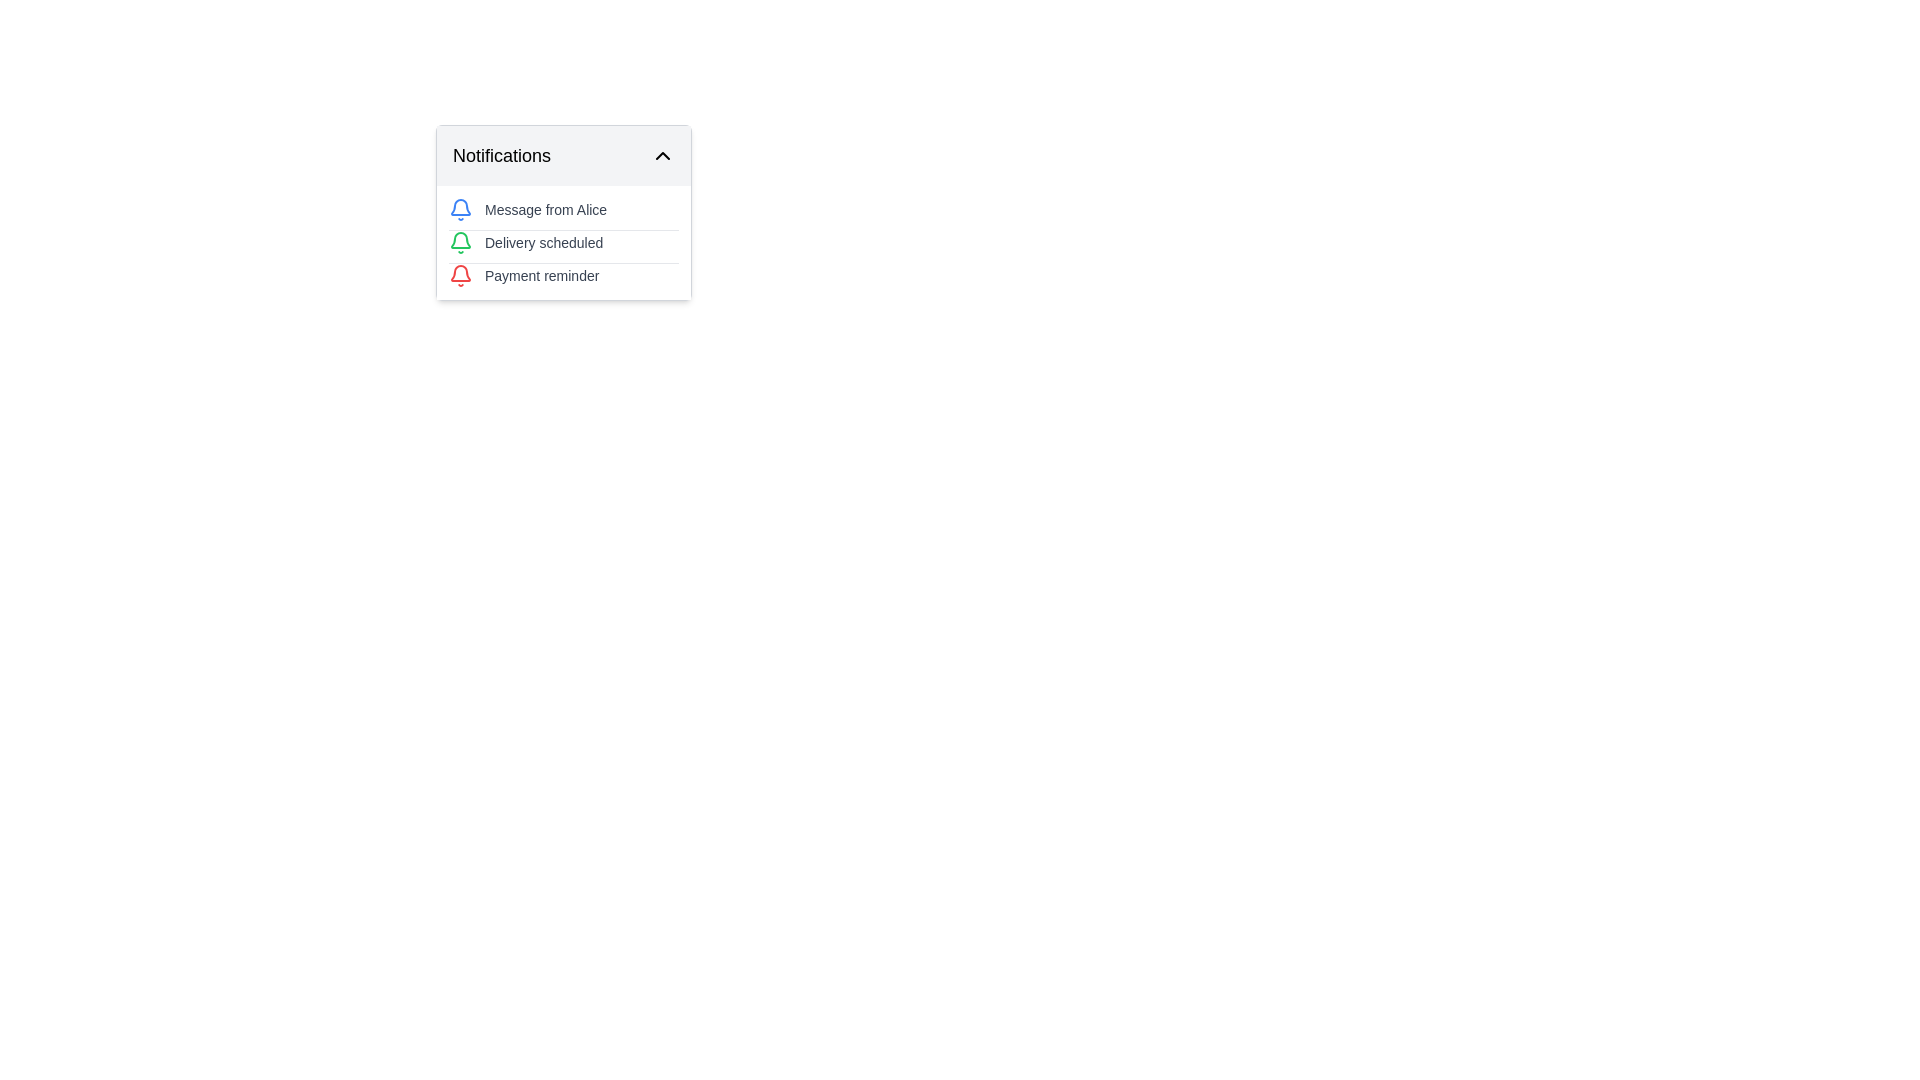 The image size is (1920, 1080). I want to click on notification text labeled as 'Delivery Scheduled', which is the second item in the notifications list, positioned below 'Message from Alice' and above 'Payment reminder', so click(563, 241).